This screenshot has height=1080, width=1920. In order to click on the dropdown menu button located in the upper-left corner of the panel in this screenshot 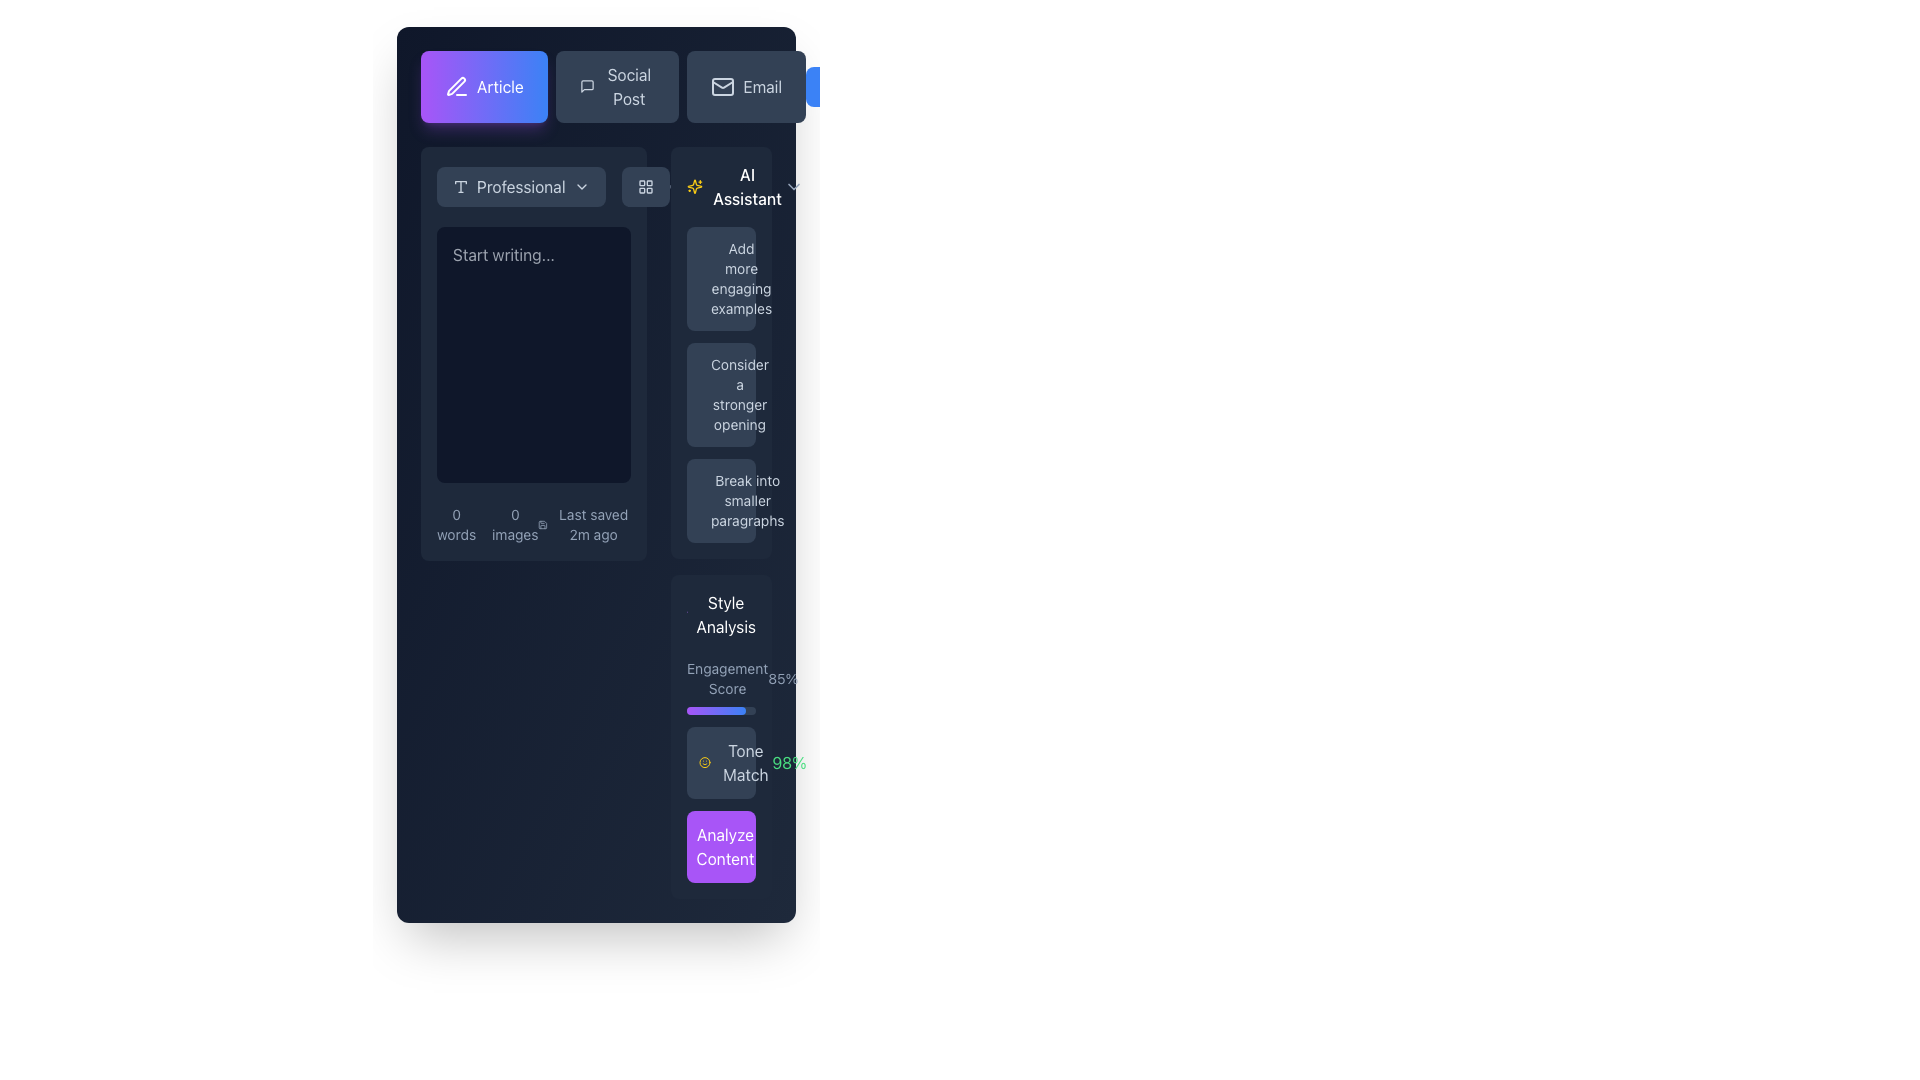, I will do `click(521, 186)`.